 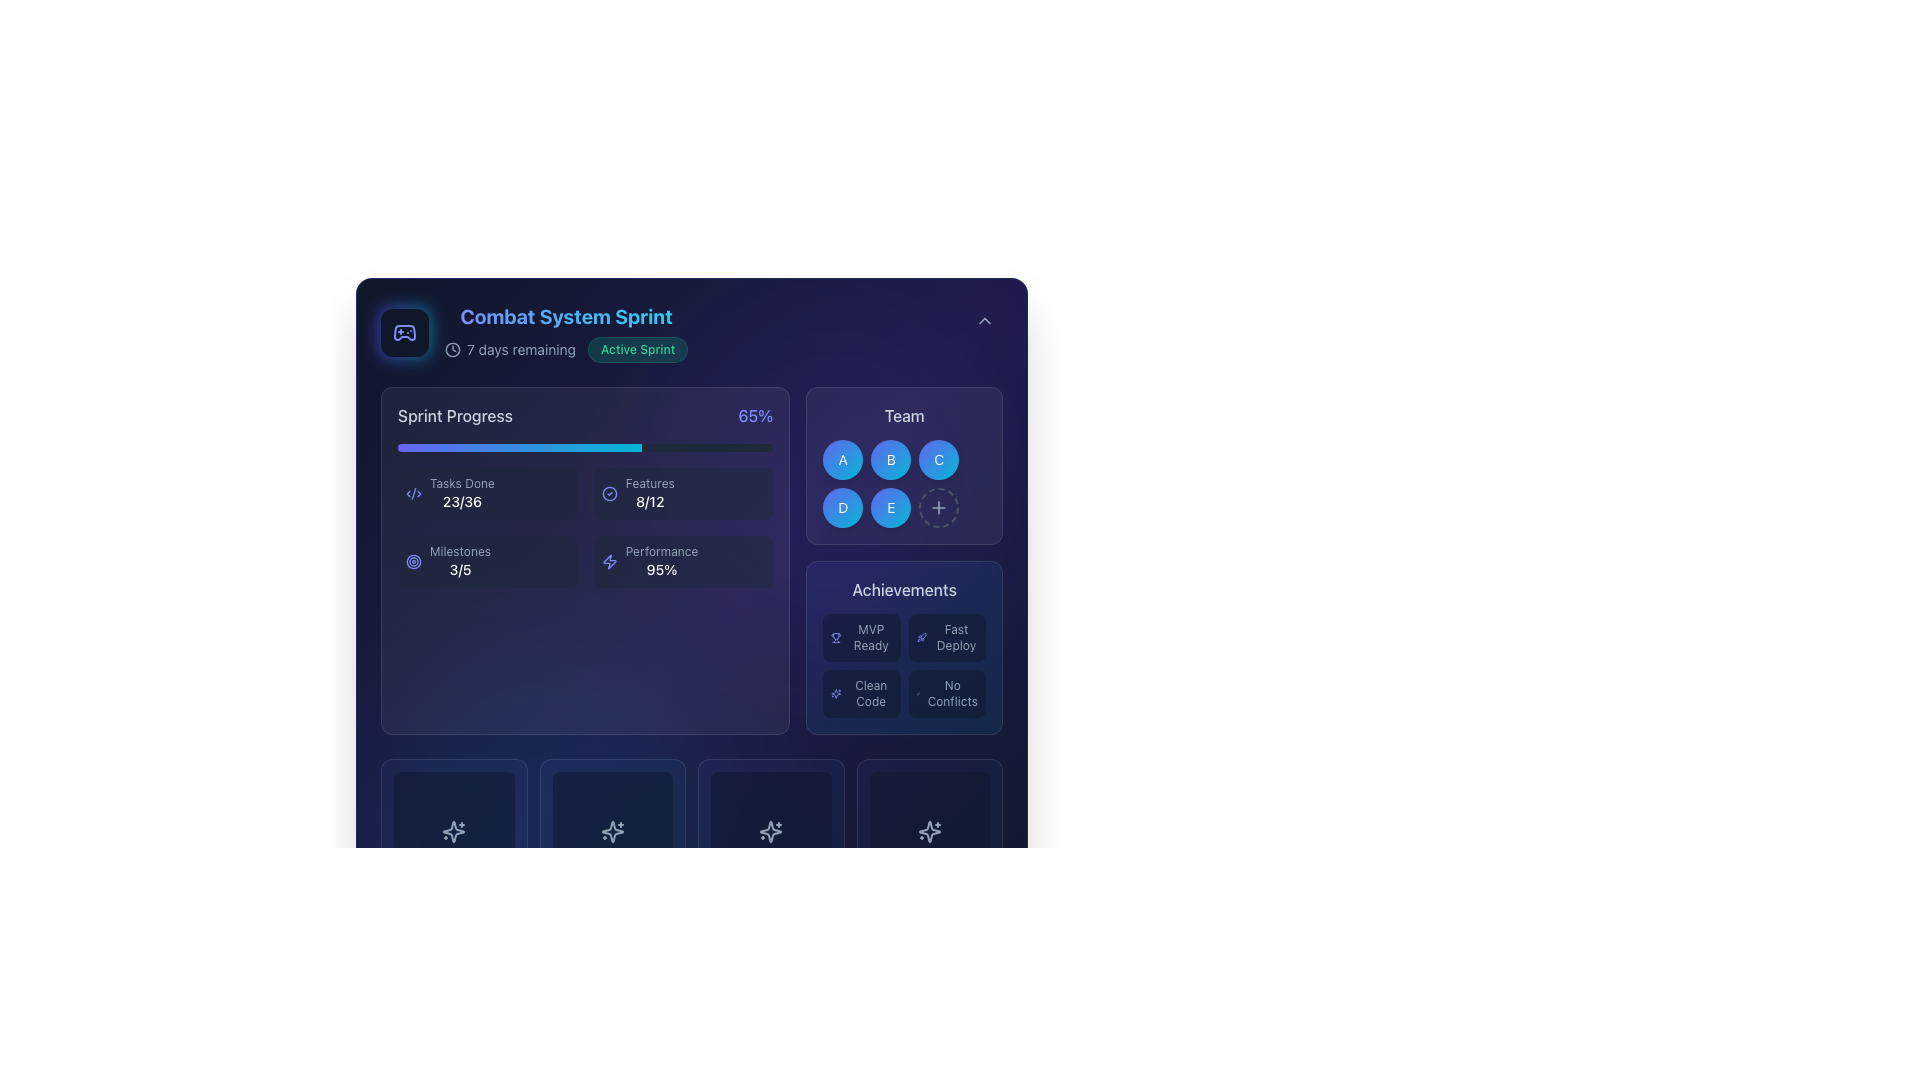 What do you see at coordinates (461, 493) in the screenshot?
I see `the 'Tasks Done' text display, which shows the fraction '23/36' in a bold, white font, located in the top-left card of the Sprint Progress module` at bounding box center [461, 493].